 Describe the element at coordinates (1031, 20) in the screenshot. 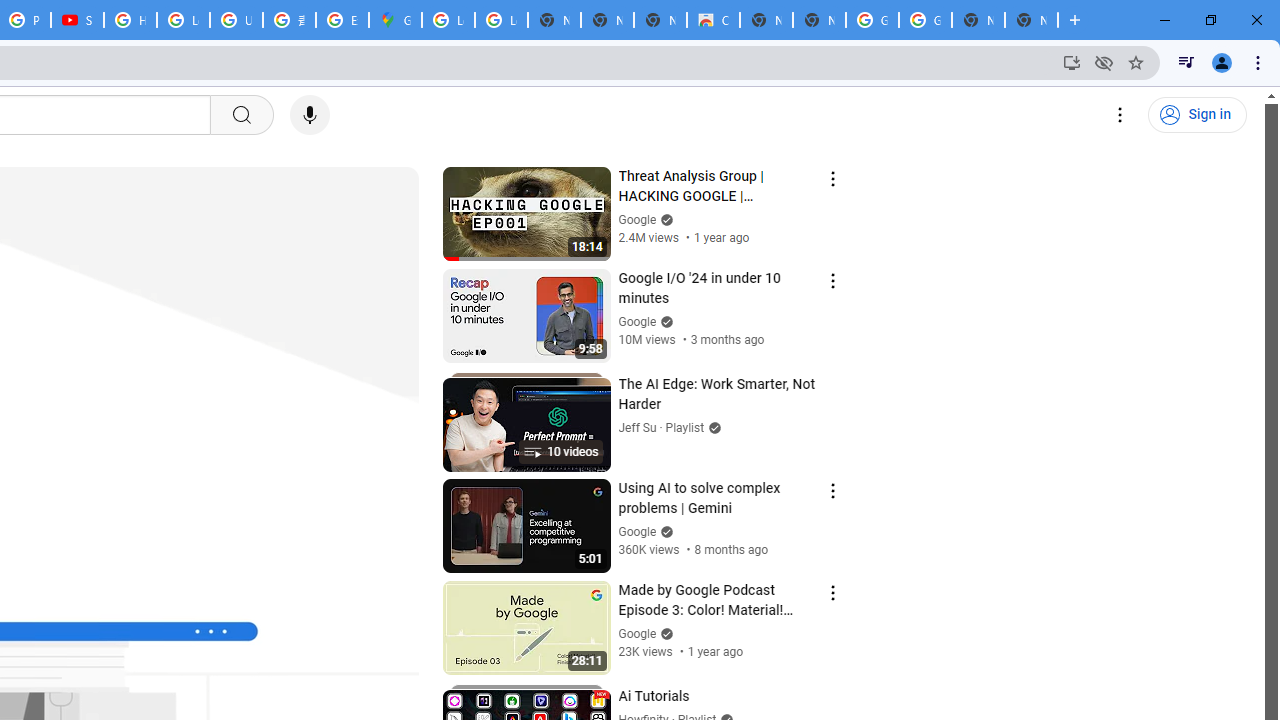

I see `'New Tab'` at that location.